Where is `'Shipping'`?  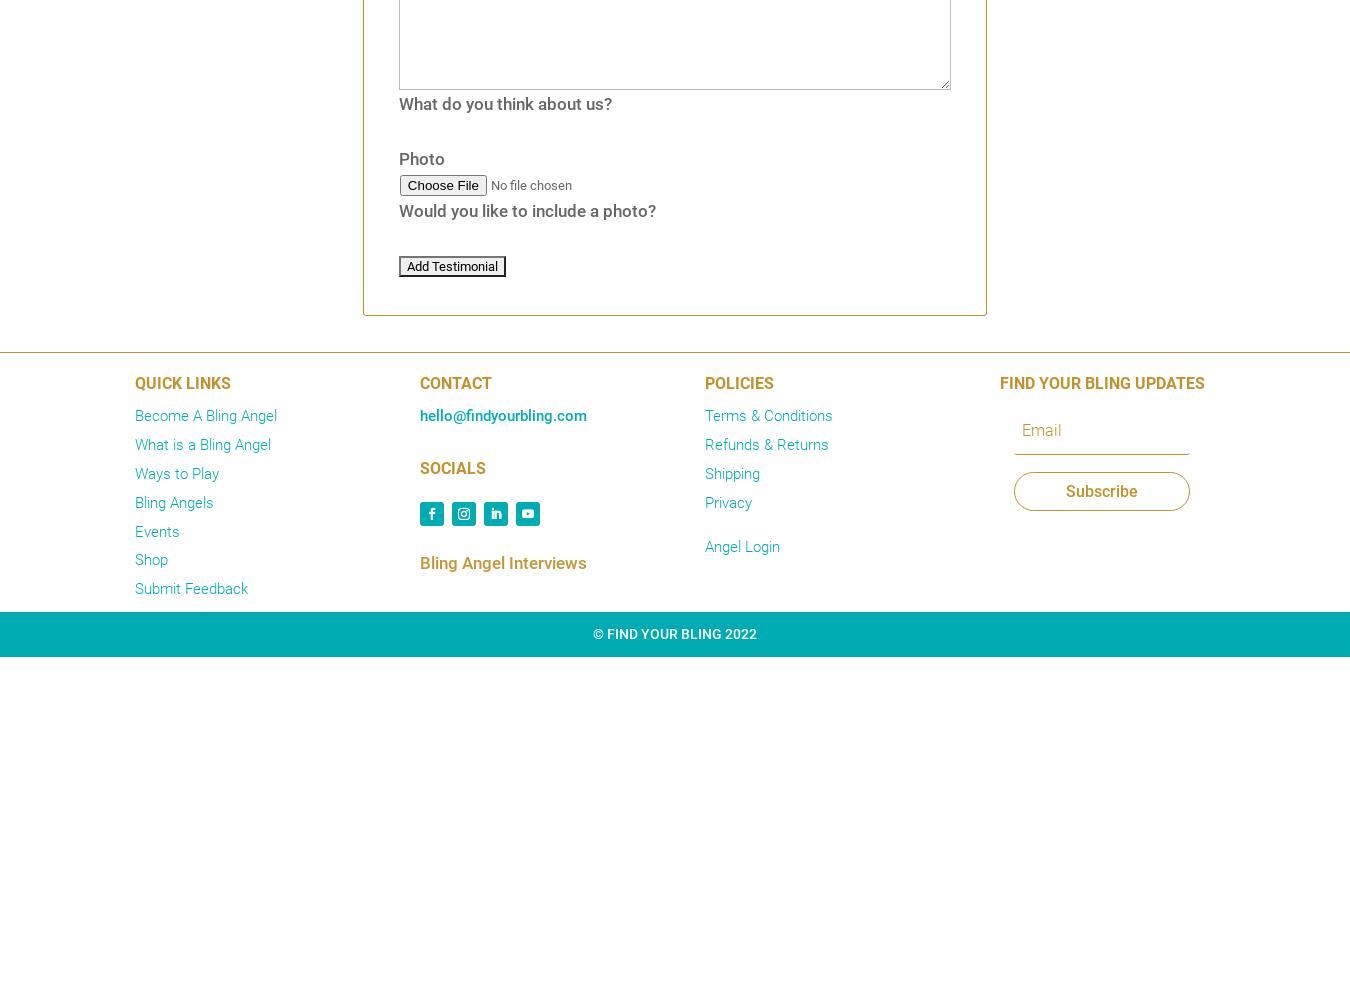
'Shipping' is located at coordinates (730, 472).